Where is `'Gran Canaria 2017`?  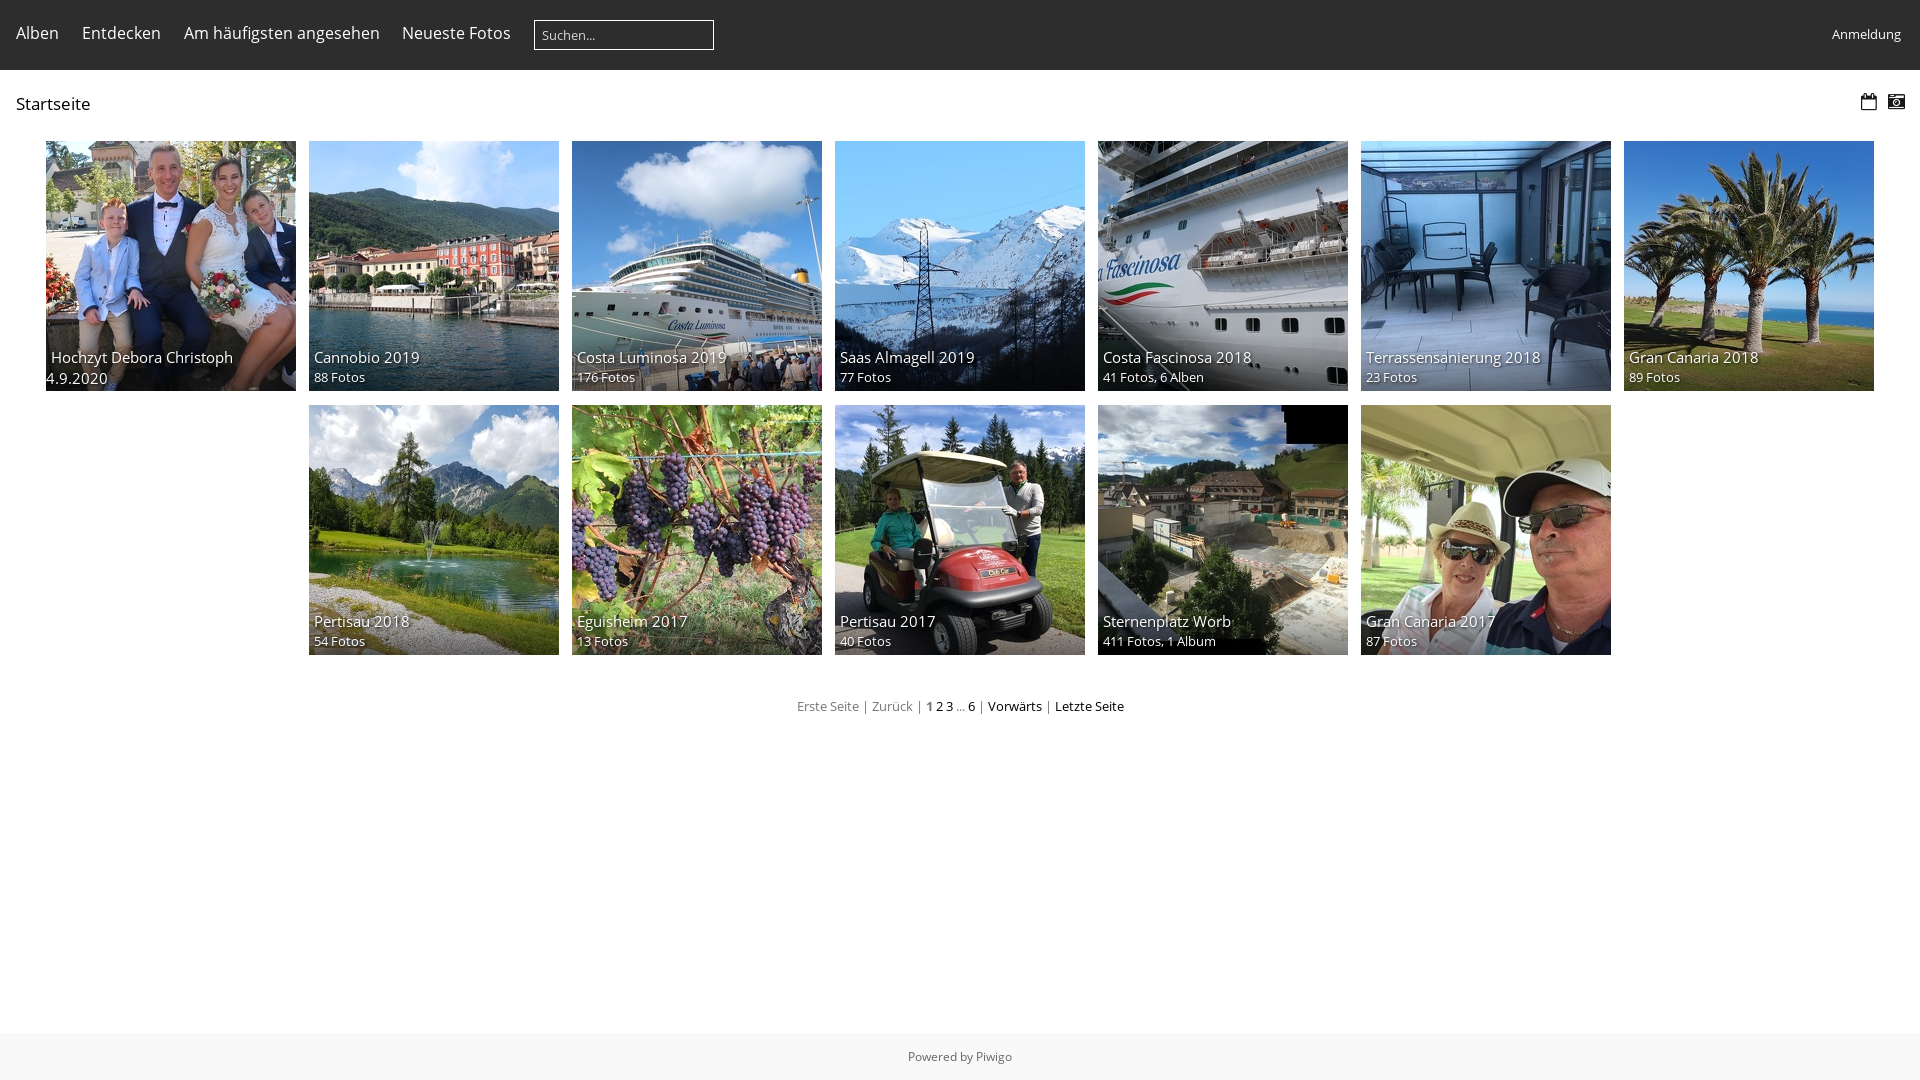 'Gran Canaria 2017 is located at coordinates (1486, 528).